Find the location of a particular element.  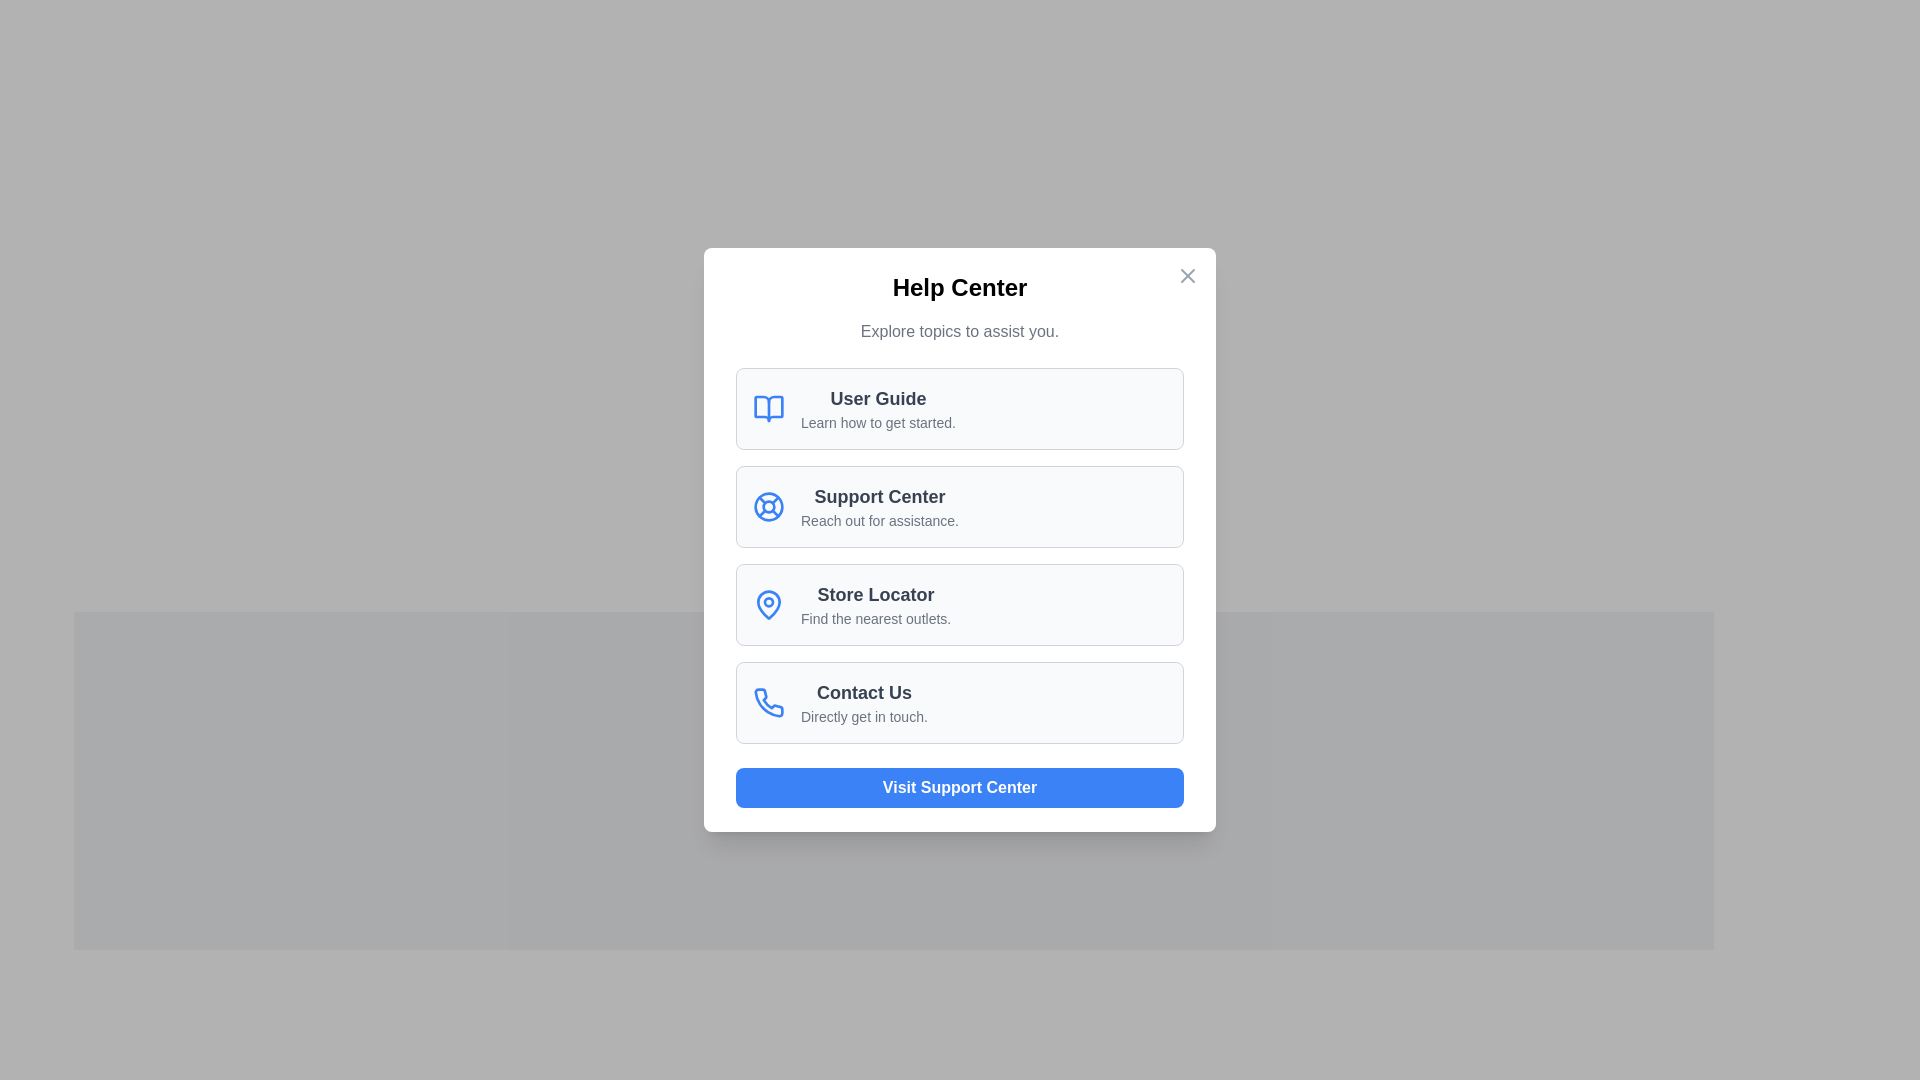

the pin-shaped icon in the 'Store Locator' section, which has a blue border and white fill, located next to the description text as the third icon in the vertical list is located at coordinates (767, 603).